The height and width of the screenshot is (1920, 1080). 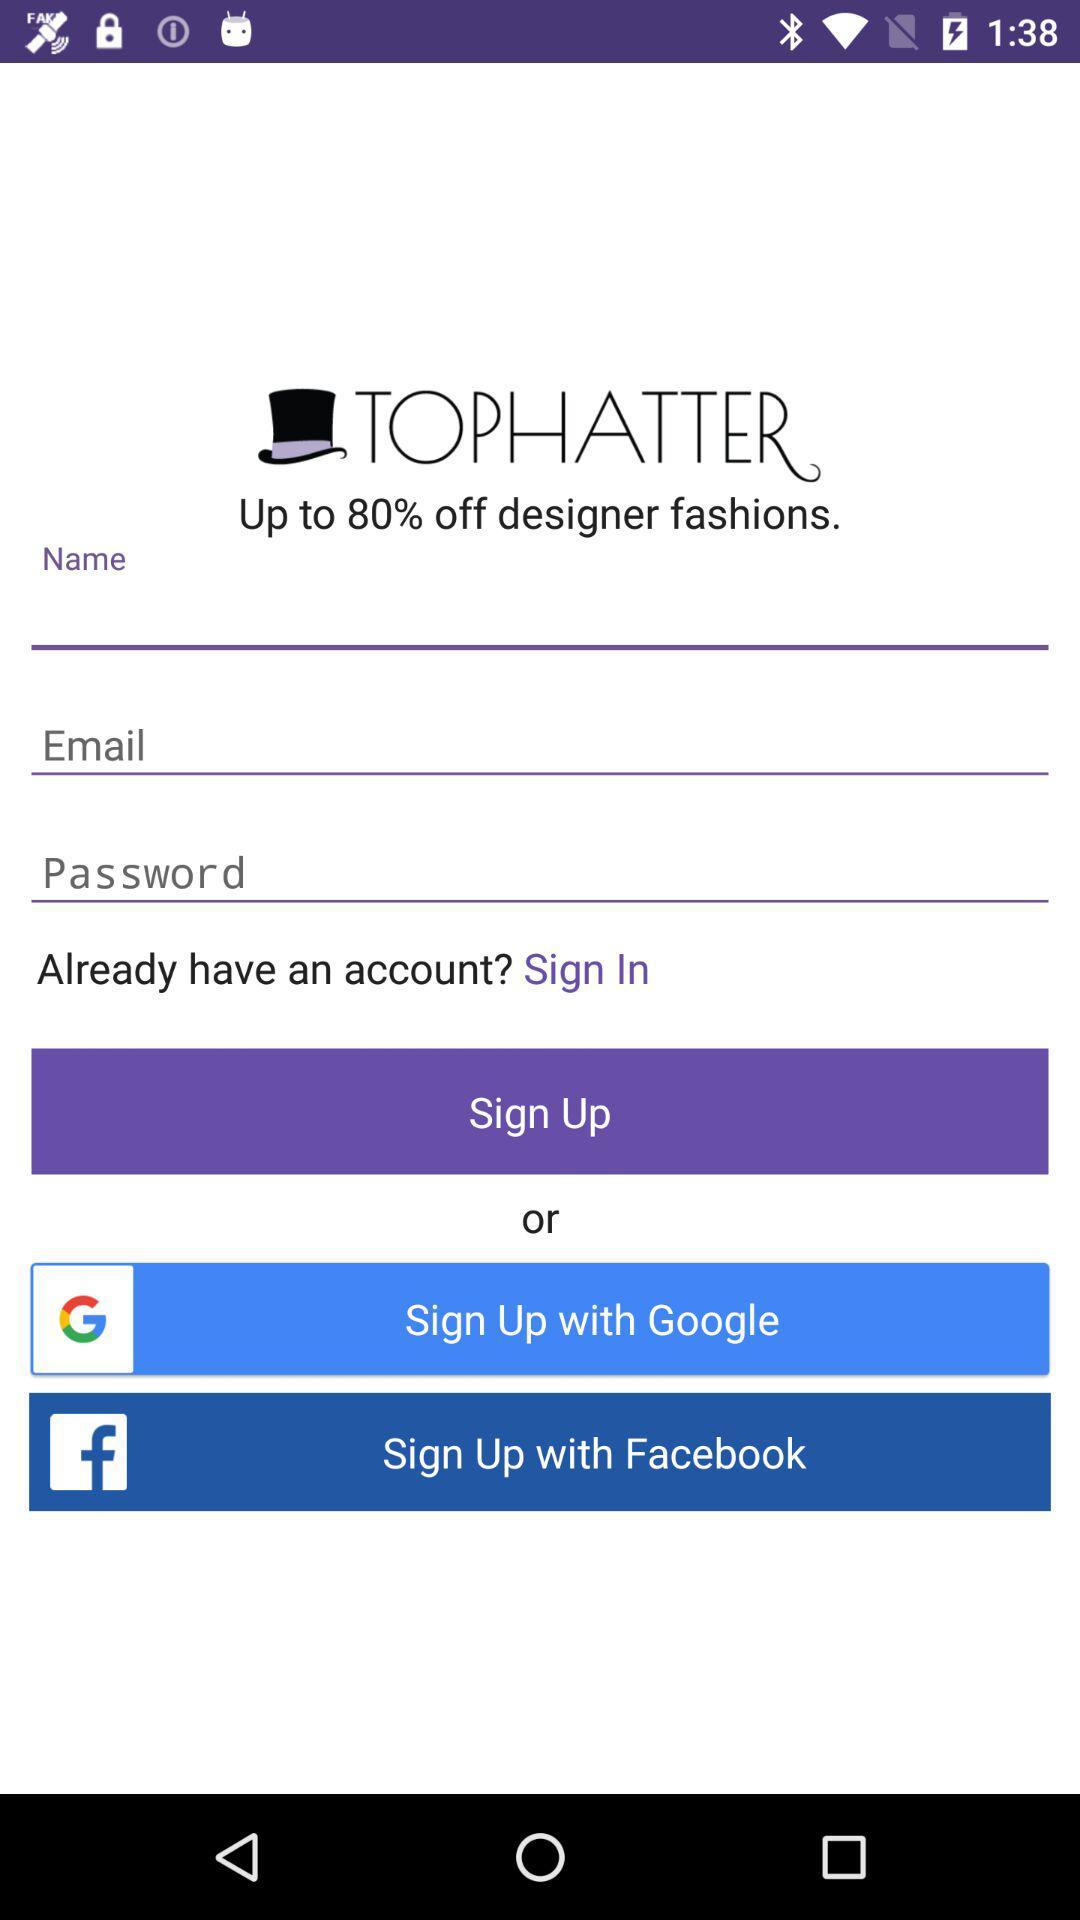 I want to click on your email, so click(x=540, y=745).